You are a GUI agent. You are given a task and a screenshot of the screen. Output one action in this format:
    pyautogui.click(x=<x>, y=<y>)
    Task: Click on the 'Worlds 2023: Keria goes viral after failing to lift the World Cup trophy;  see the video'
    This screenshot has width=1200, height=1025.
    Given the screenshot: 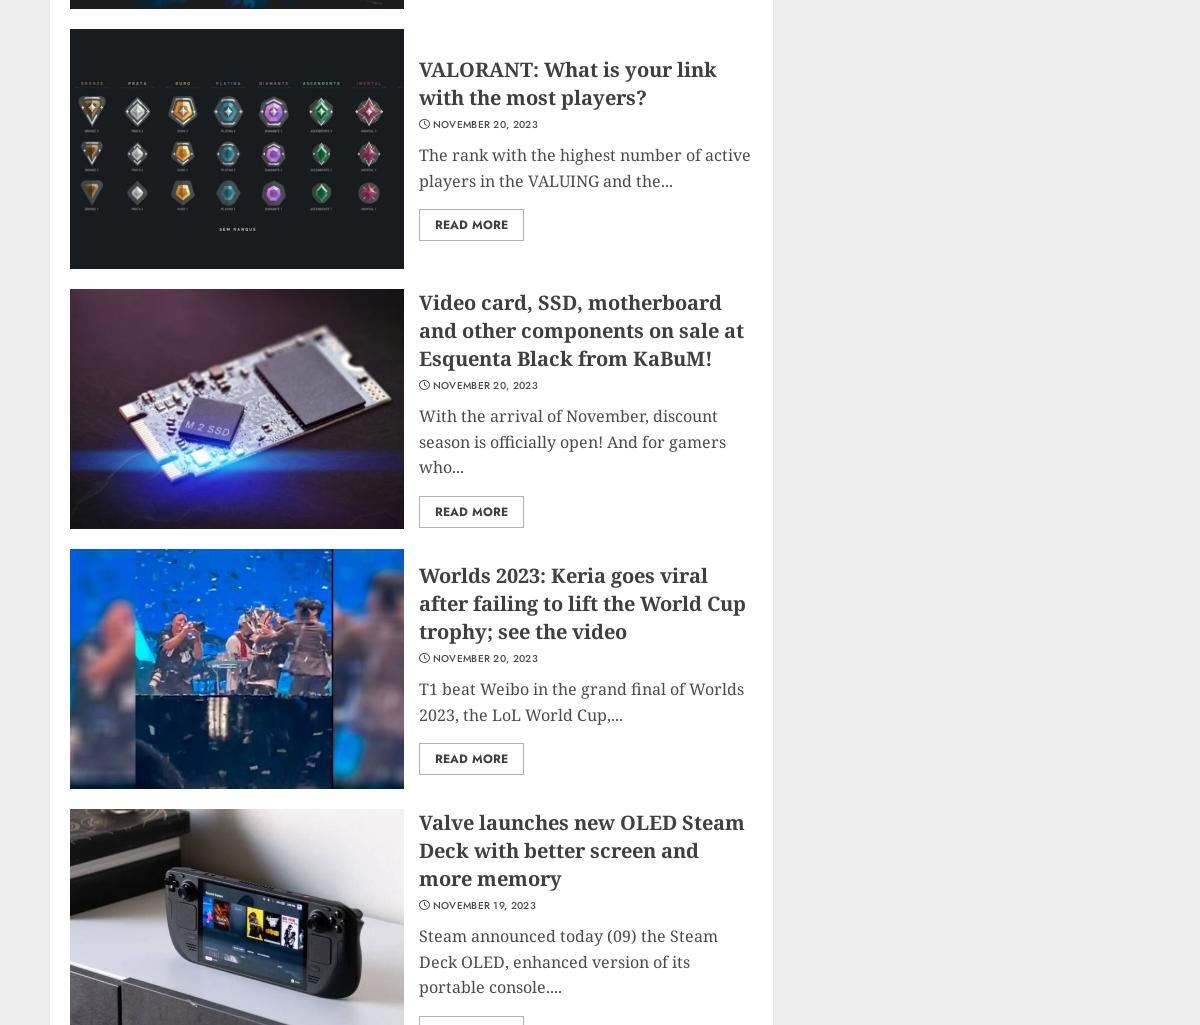 What is the action you would take?
    pyautogui.click(x=419, y=603)
    